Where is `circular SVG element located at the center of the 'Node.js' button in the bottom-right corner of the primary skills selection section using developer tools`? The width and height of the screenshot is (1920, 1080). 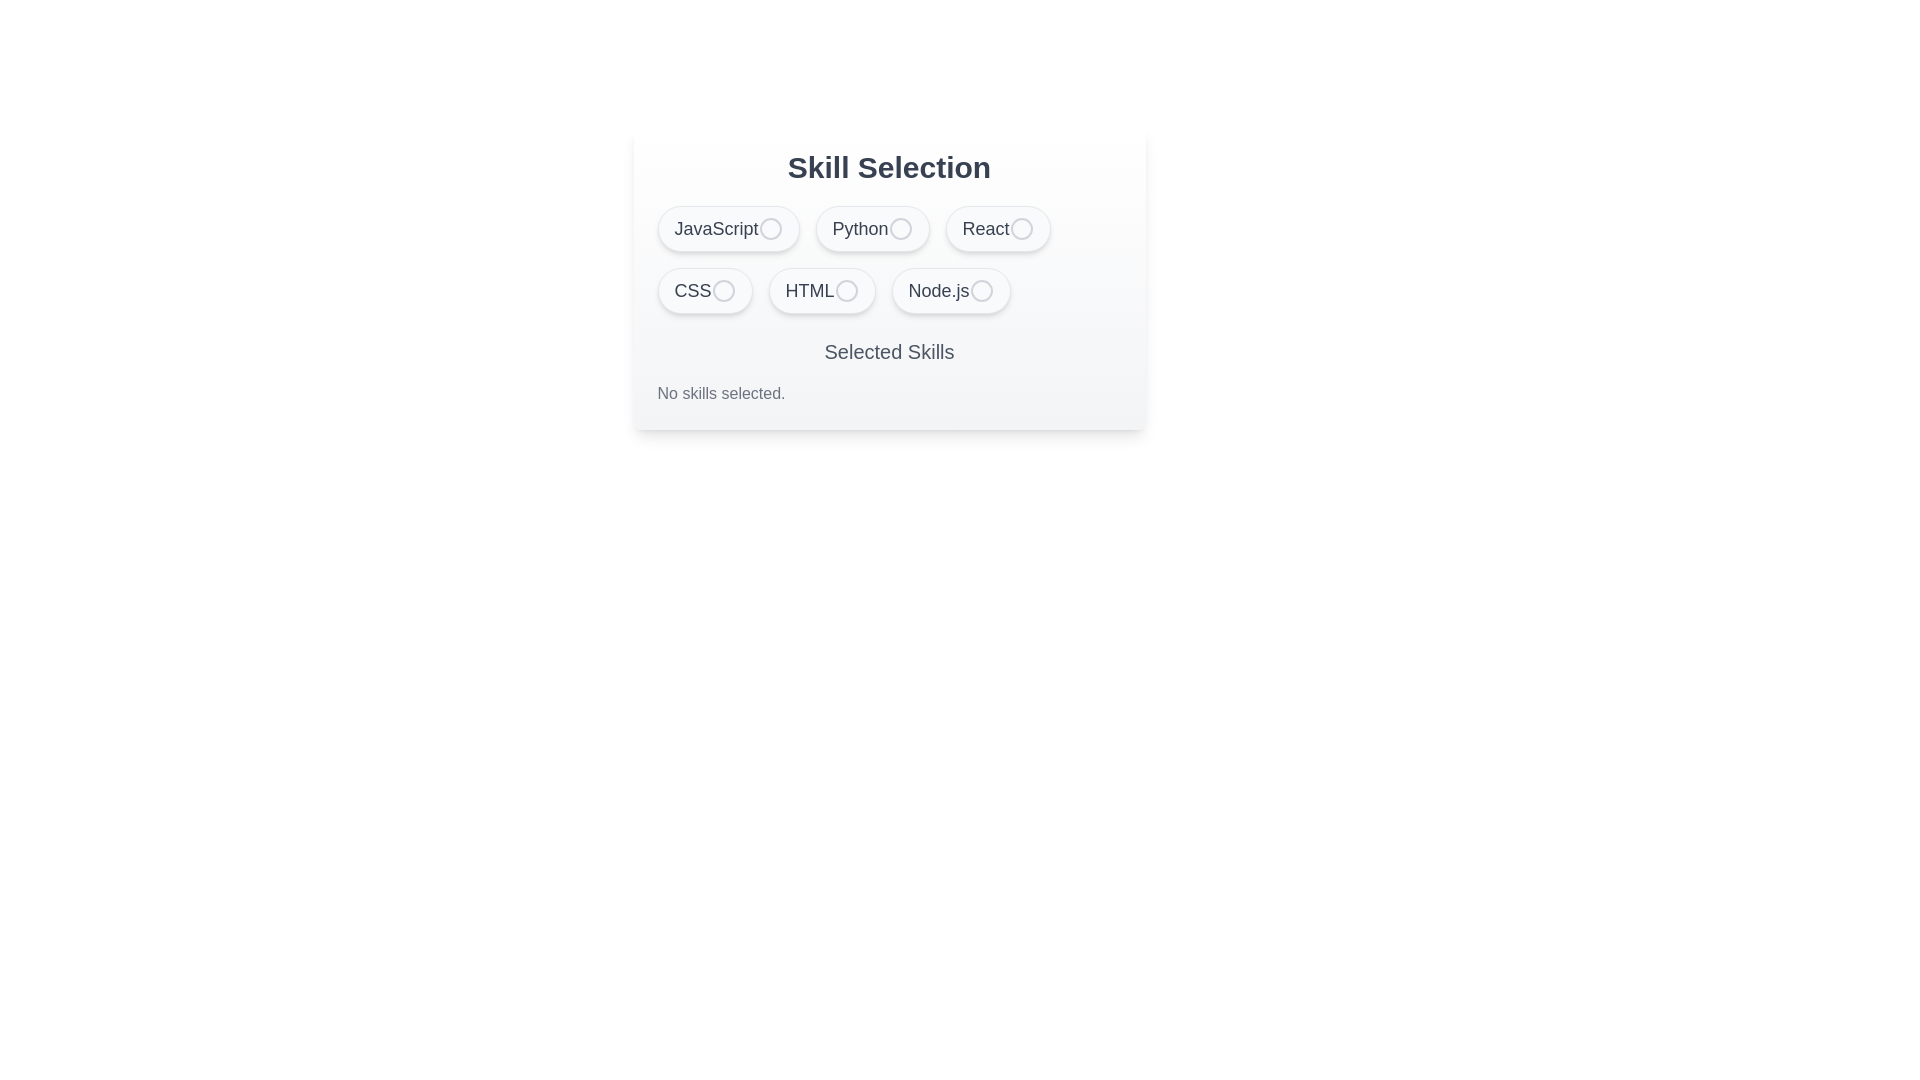 circular SVG element located at the center of the 'Node.js' button in the bottom-right corner of the primary skills selection section using developer tools is located at coordinates (981, 290).